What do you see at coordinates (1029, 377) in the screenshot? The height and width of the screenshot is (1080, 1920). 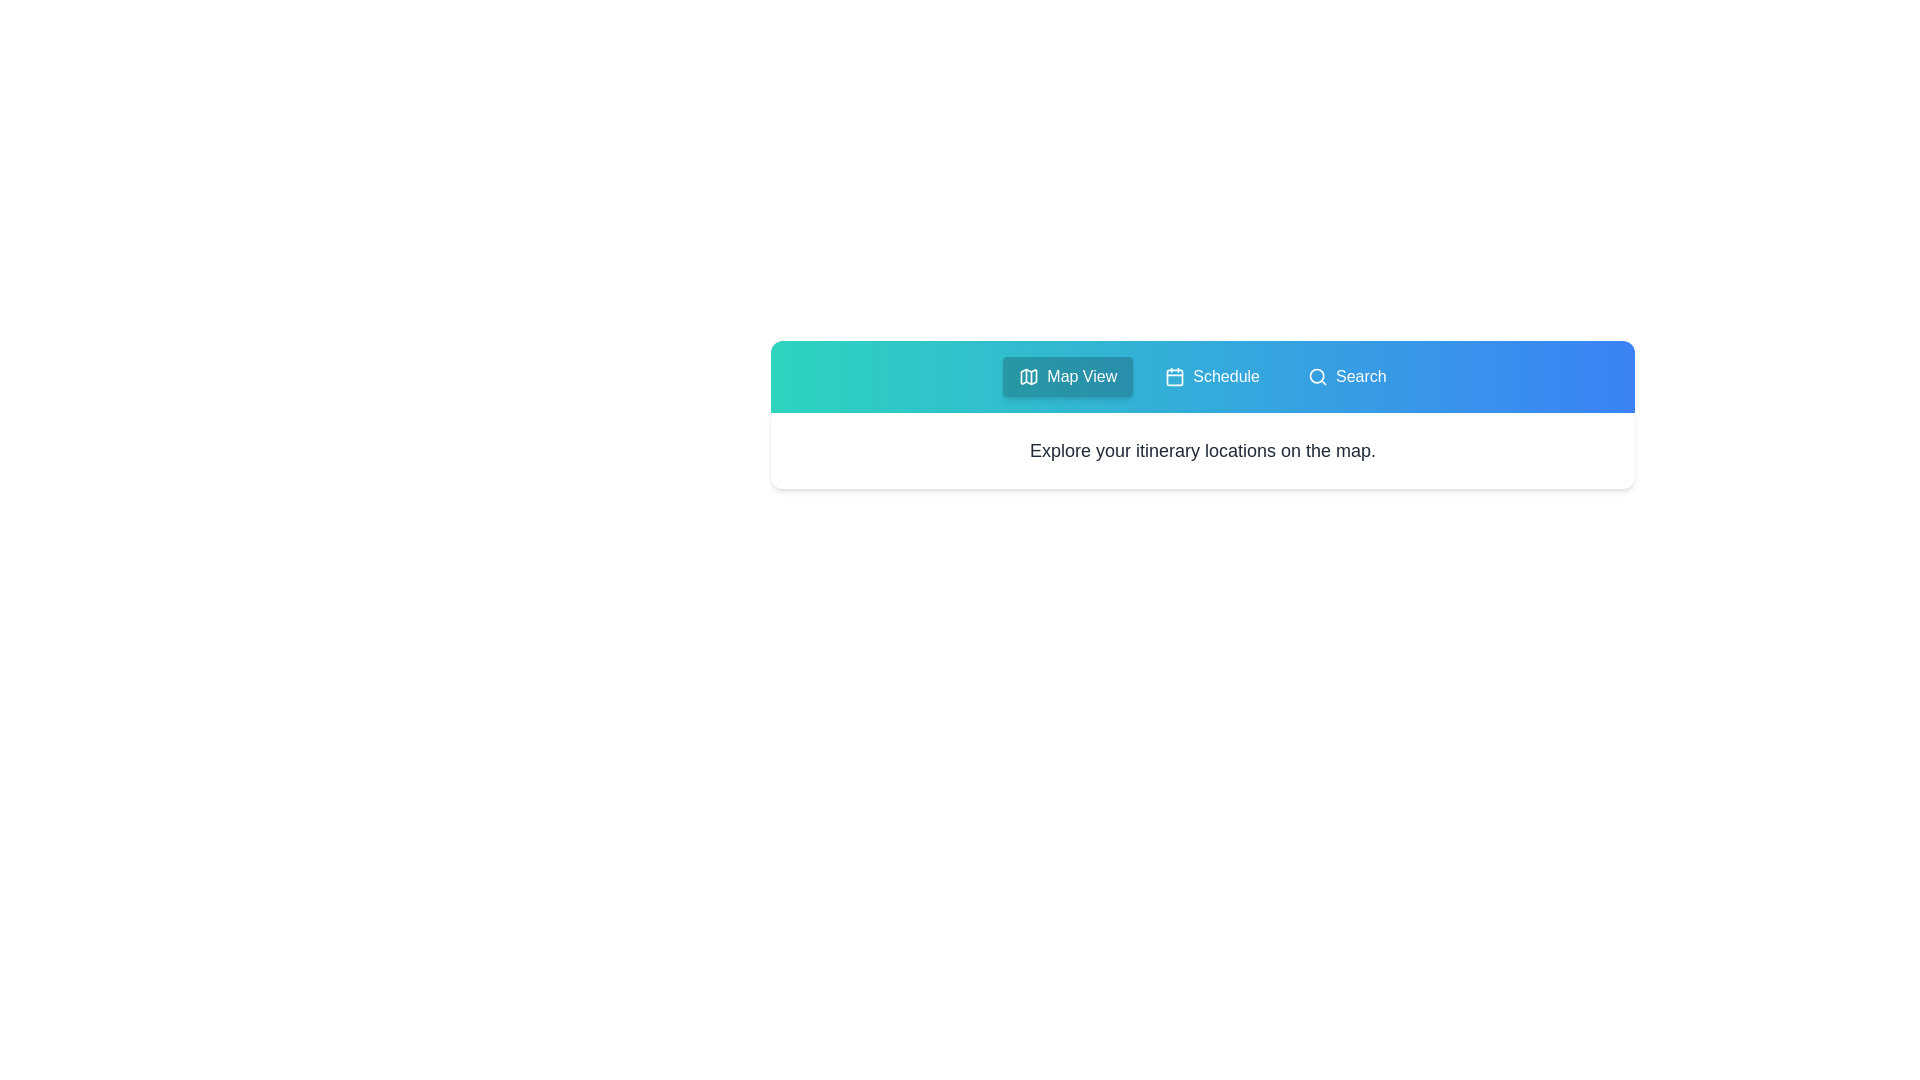 I see `the 'Map View' icon located in the leftmost position of the horizontal toolbar at the upper section of the interface` at bounding box center [1029, 377].